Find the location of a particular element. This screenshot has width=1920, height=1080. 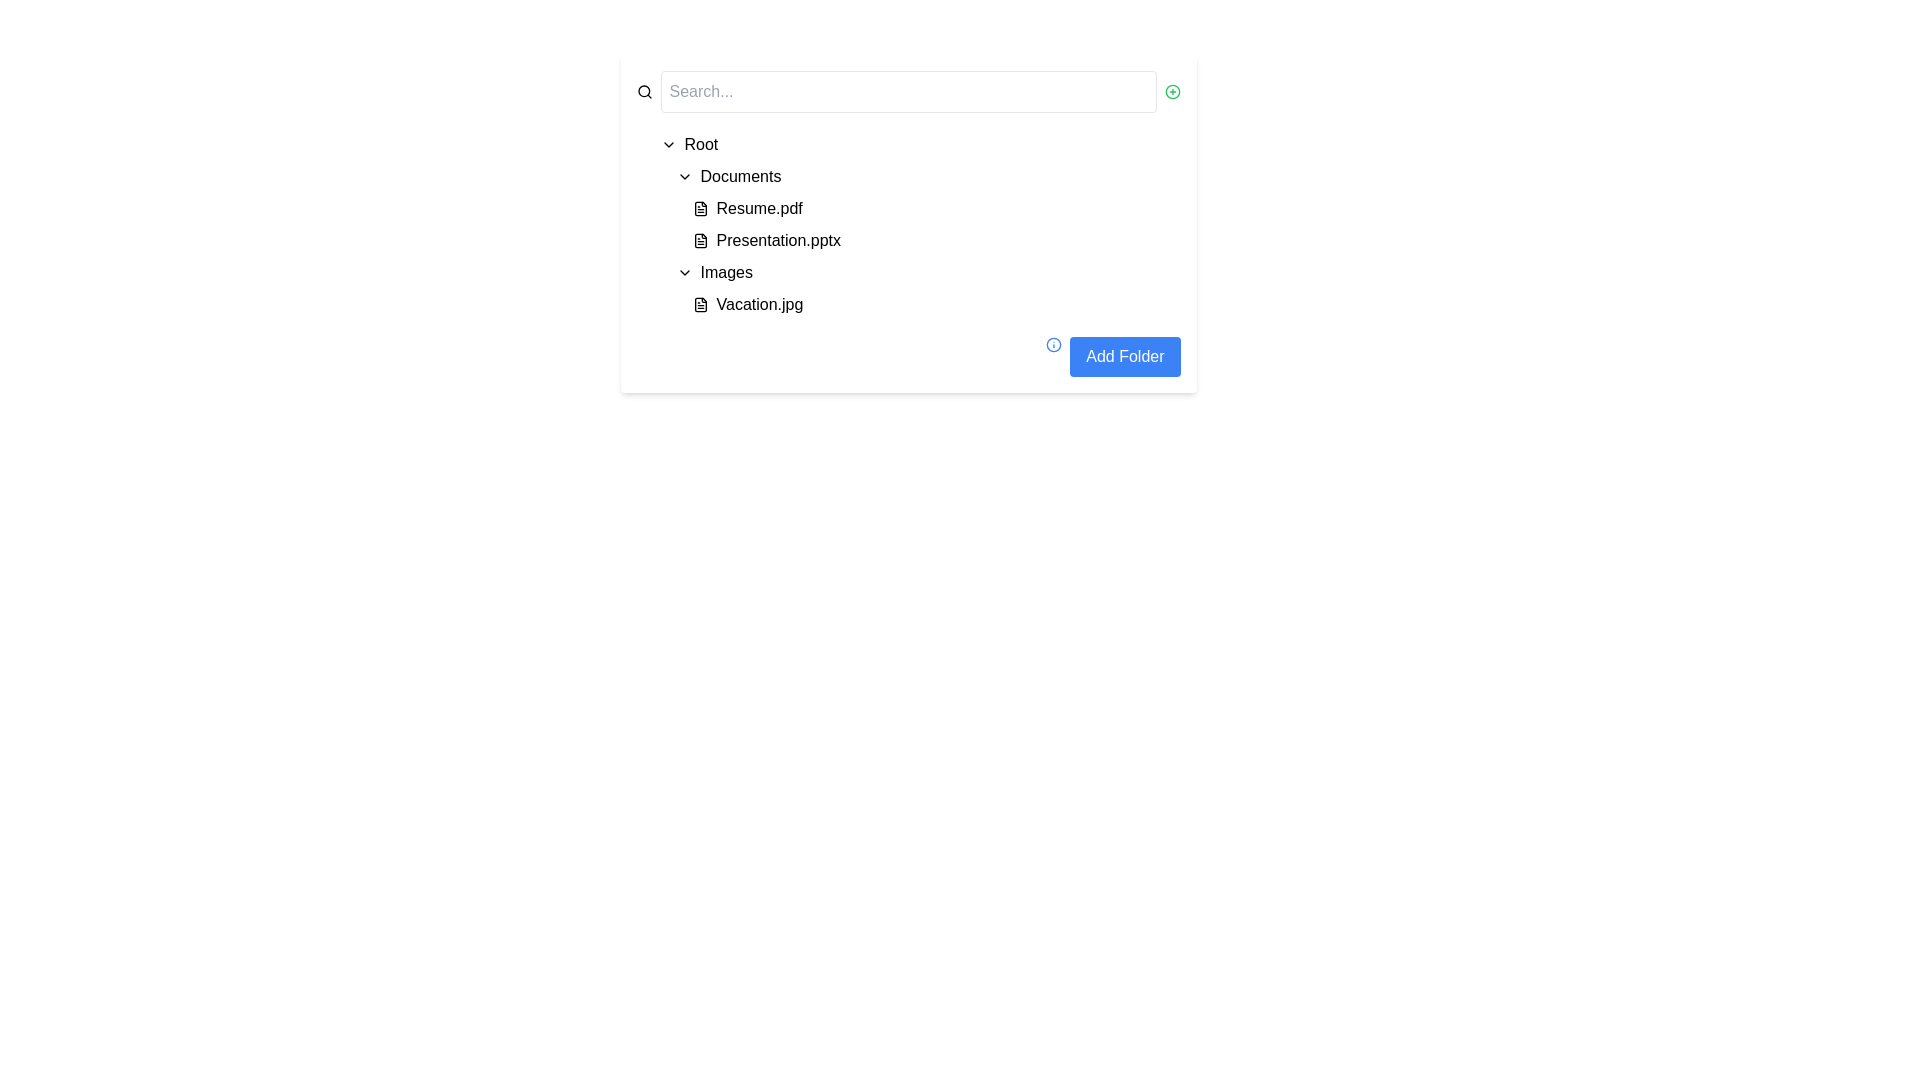

the chevron icon indicating the state of the collapsible section before the text label 'Root' in the dropdown component is located at coordinates (668, 144).